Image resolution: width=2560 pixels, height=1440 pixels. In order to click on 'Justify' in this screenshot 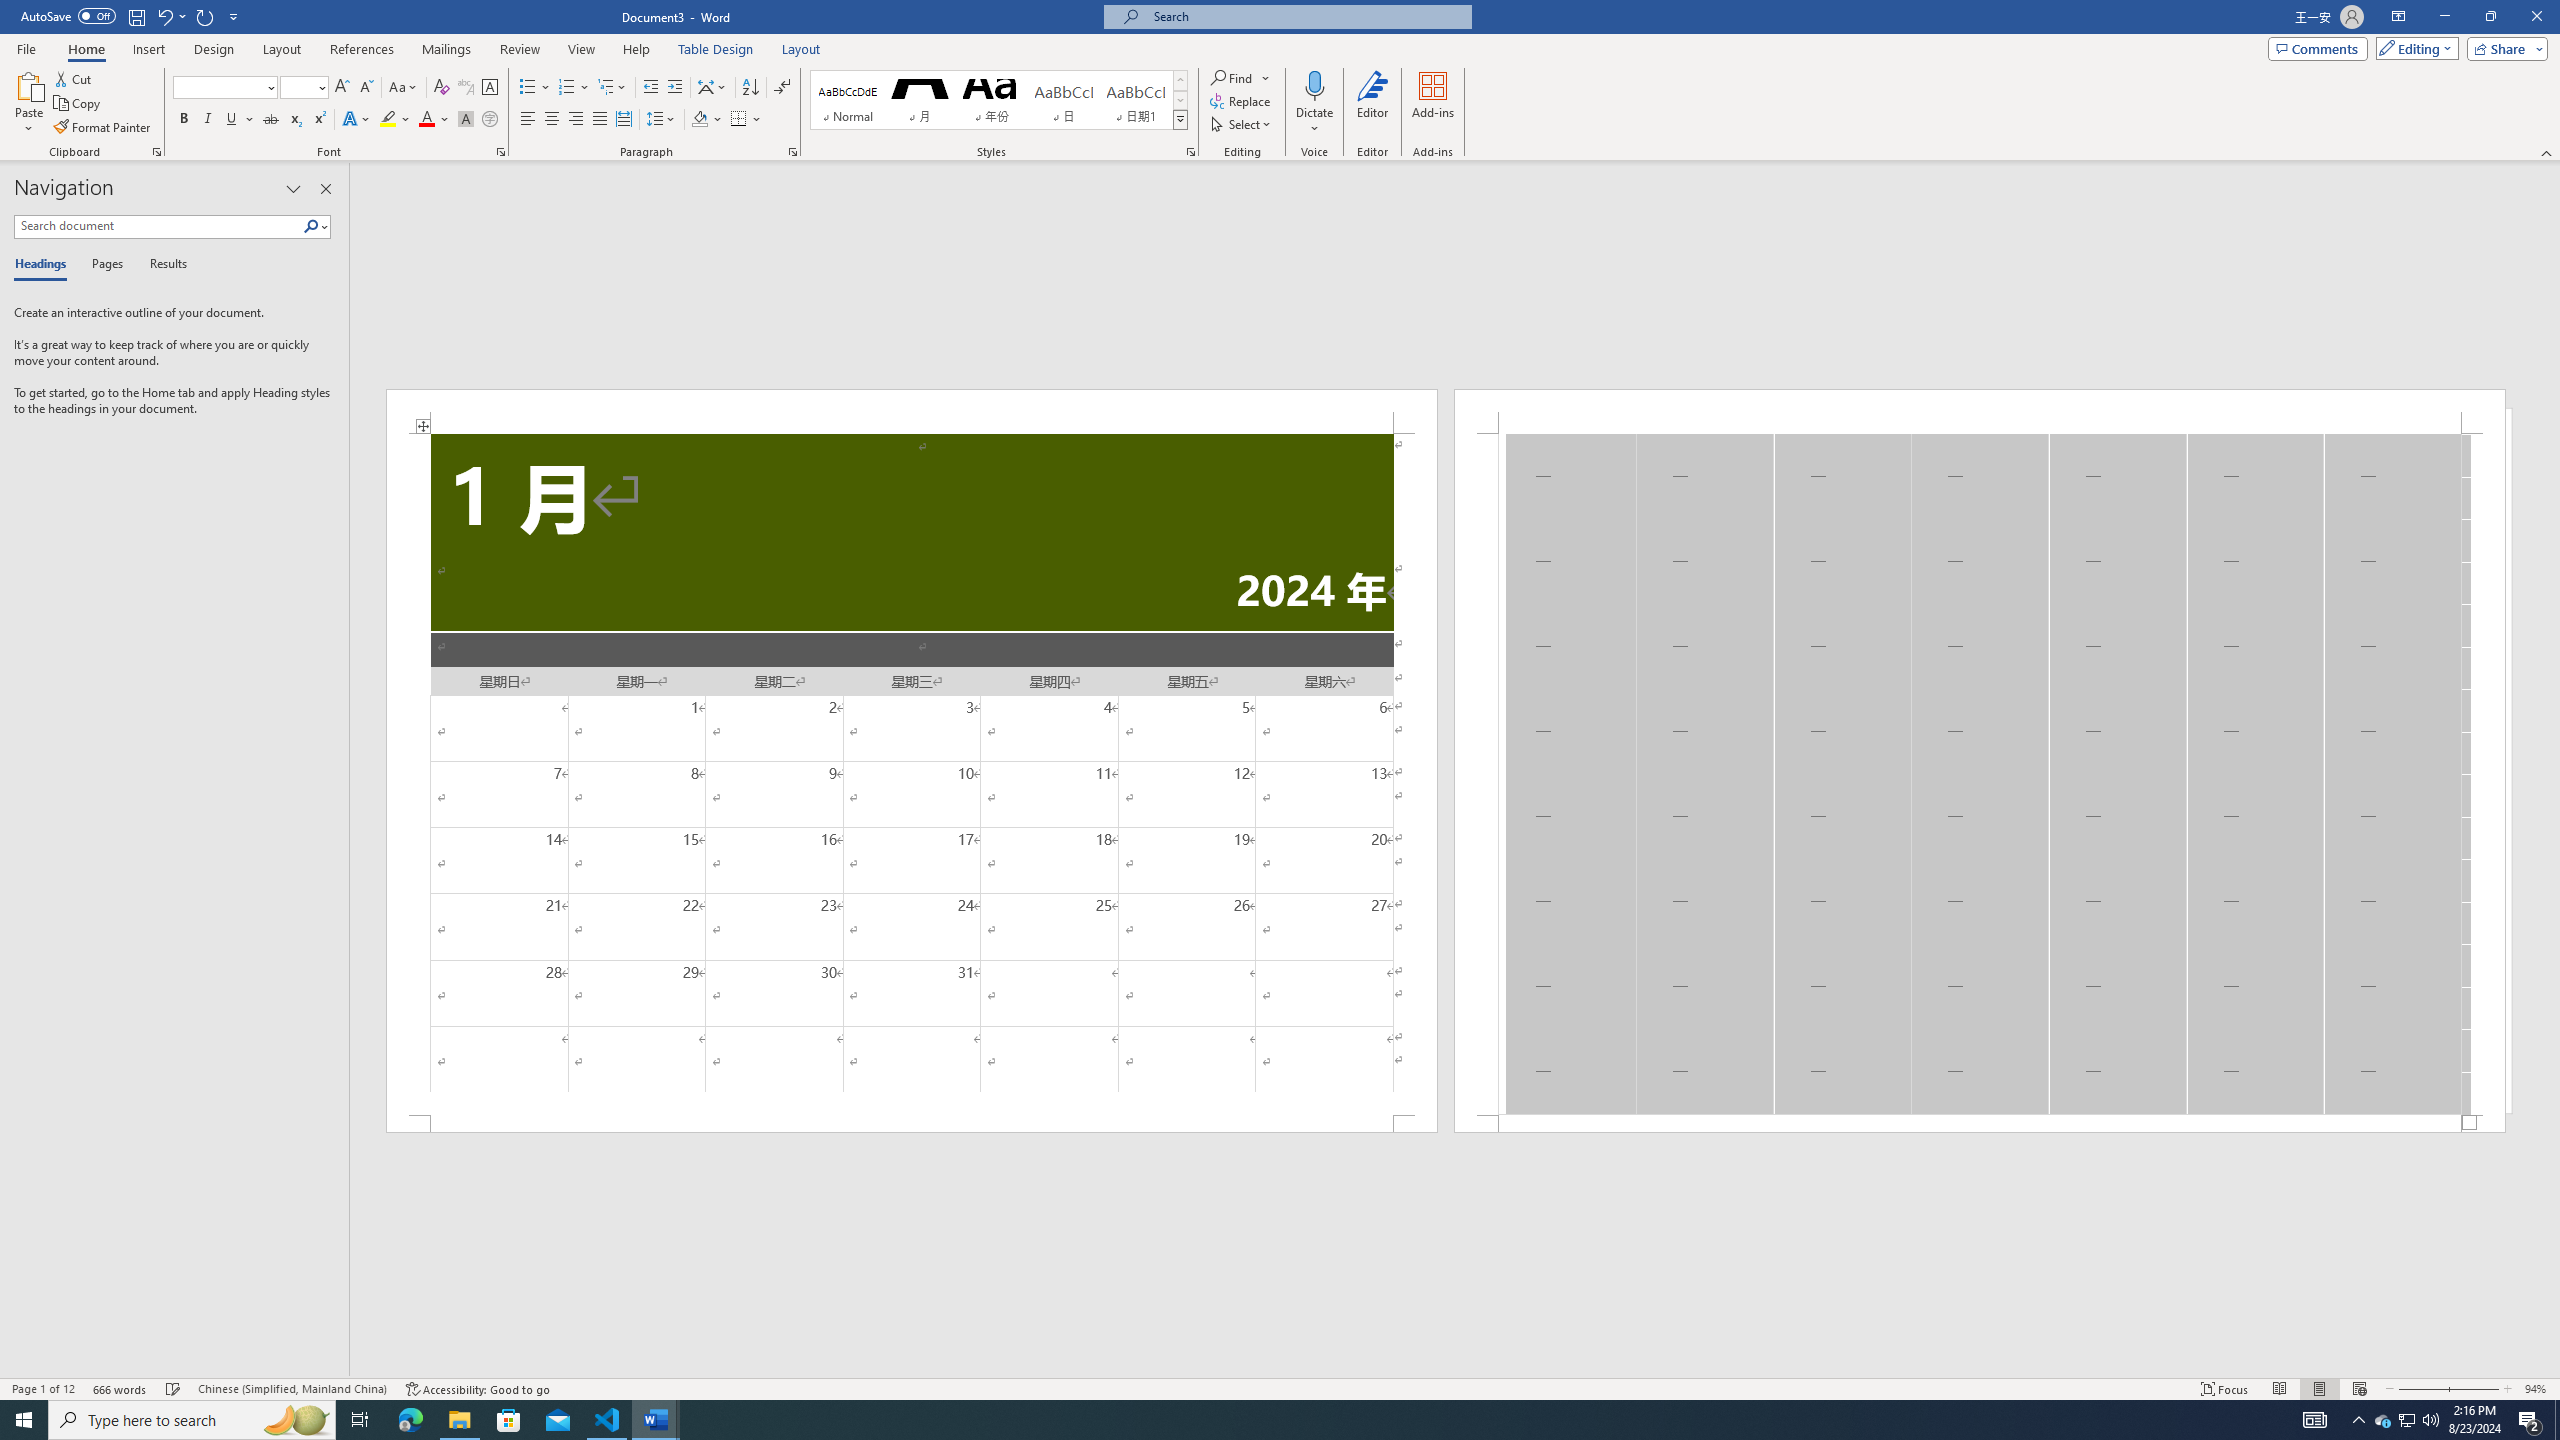, I will do `click(599, 118)`.